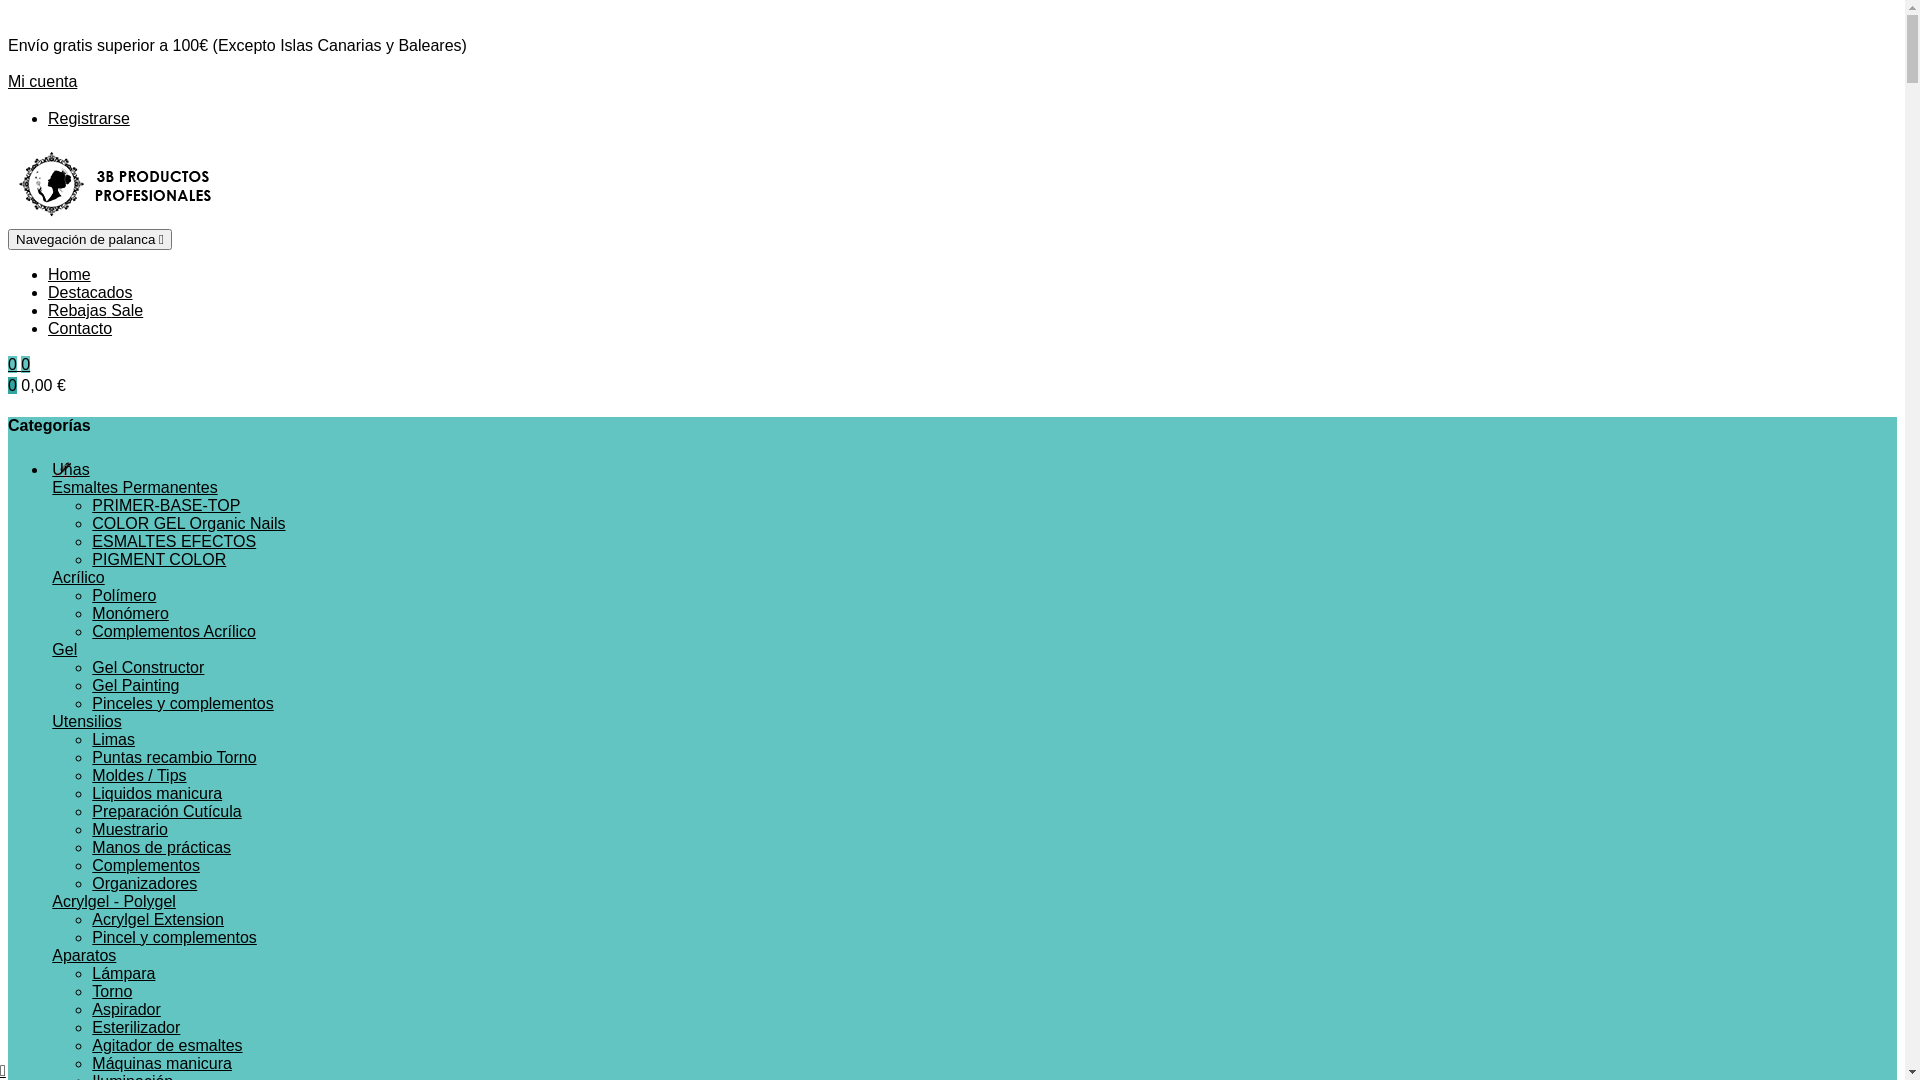  What do you see at coordinates (188, 522) in the screenshot?
I see `'COLOR GEL Organic Nails'` at bounding box center [188, 522].